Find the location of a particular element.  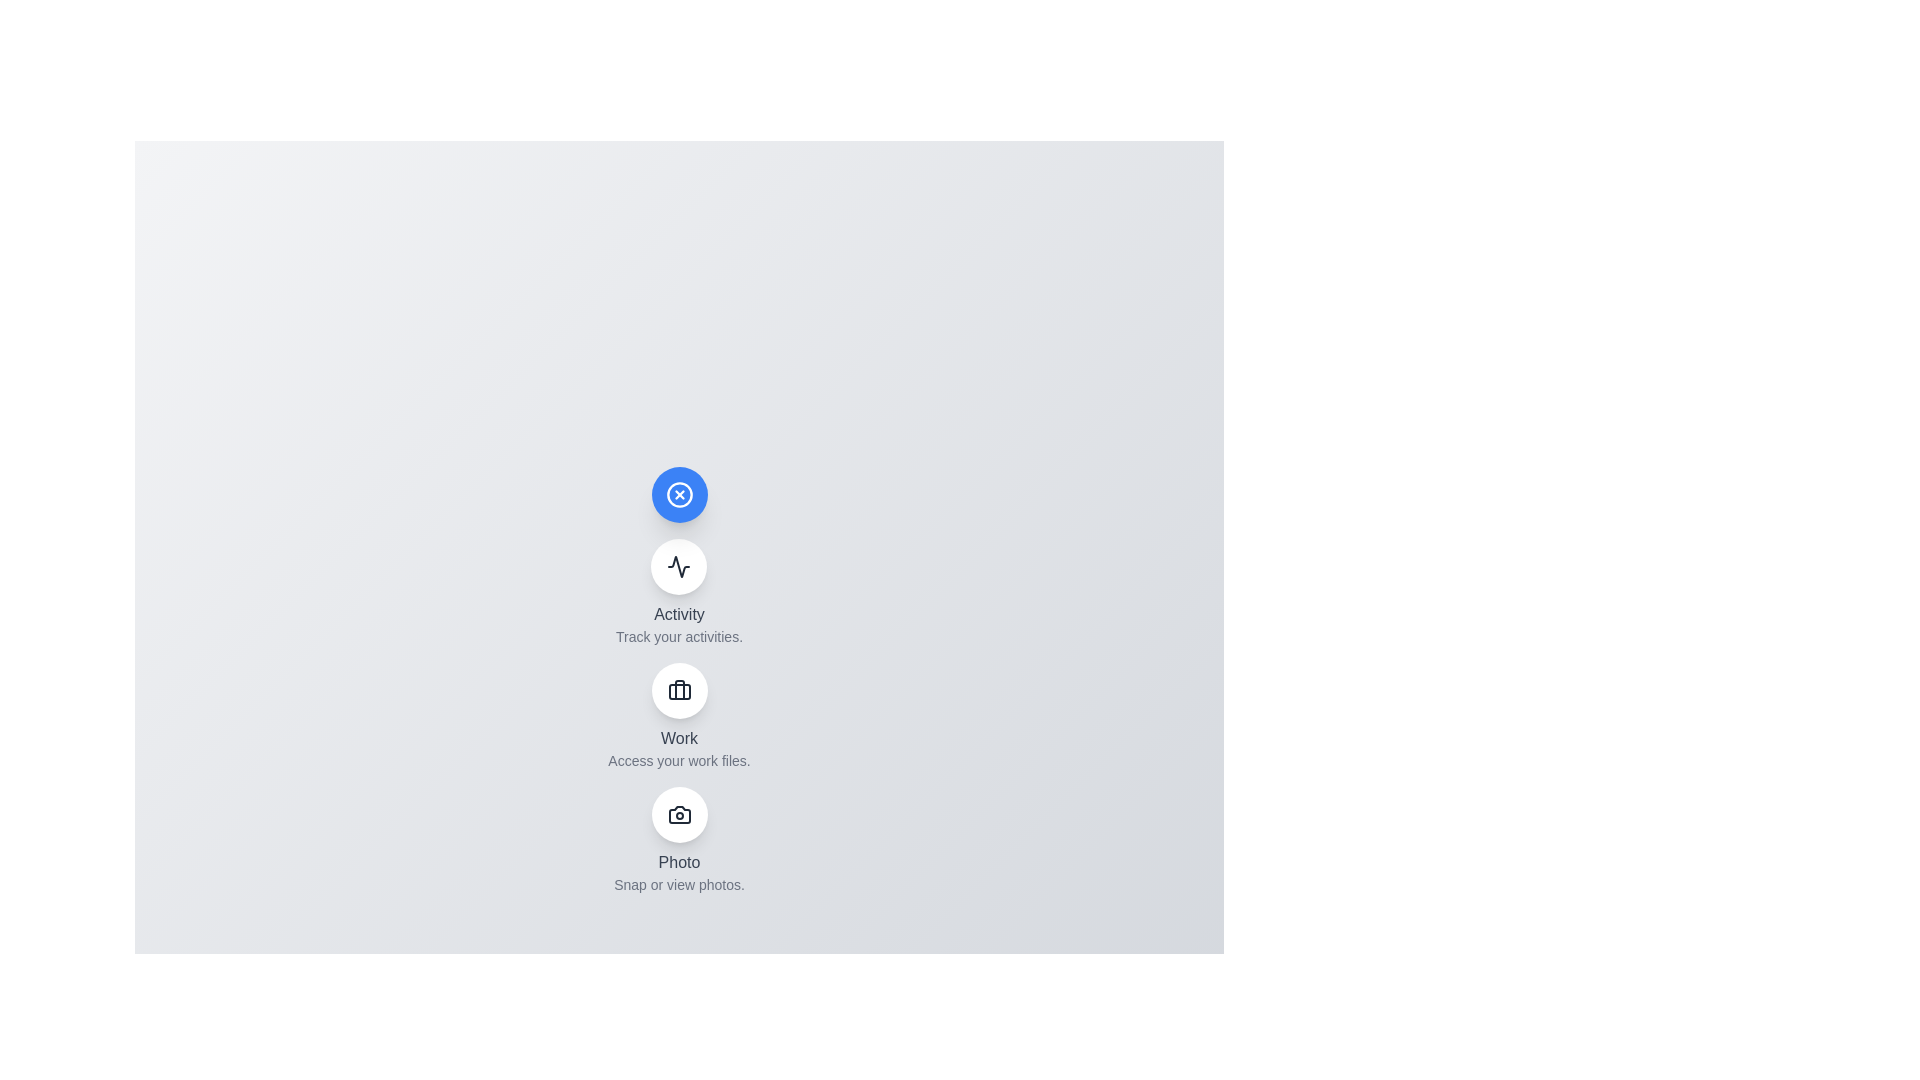

the 'Activity' button is located at coordinates (679, 567).